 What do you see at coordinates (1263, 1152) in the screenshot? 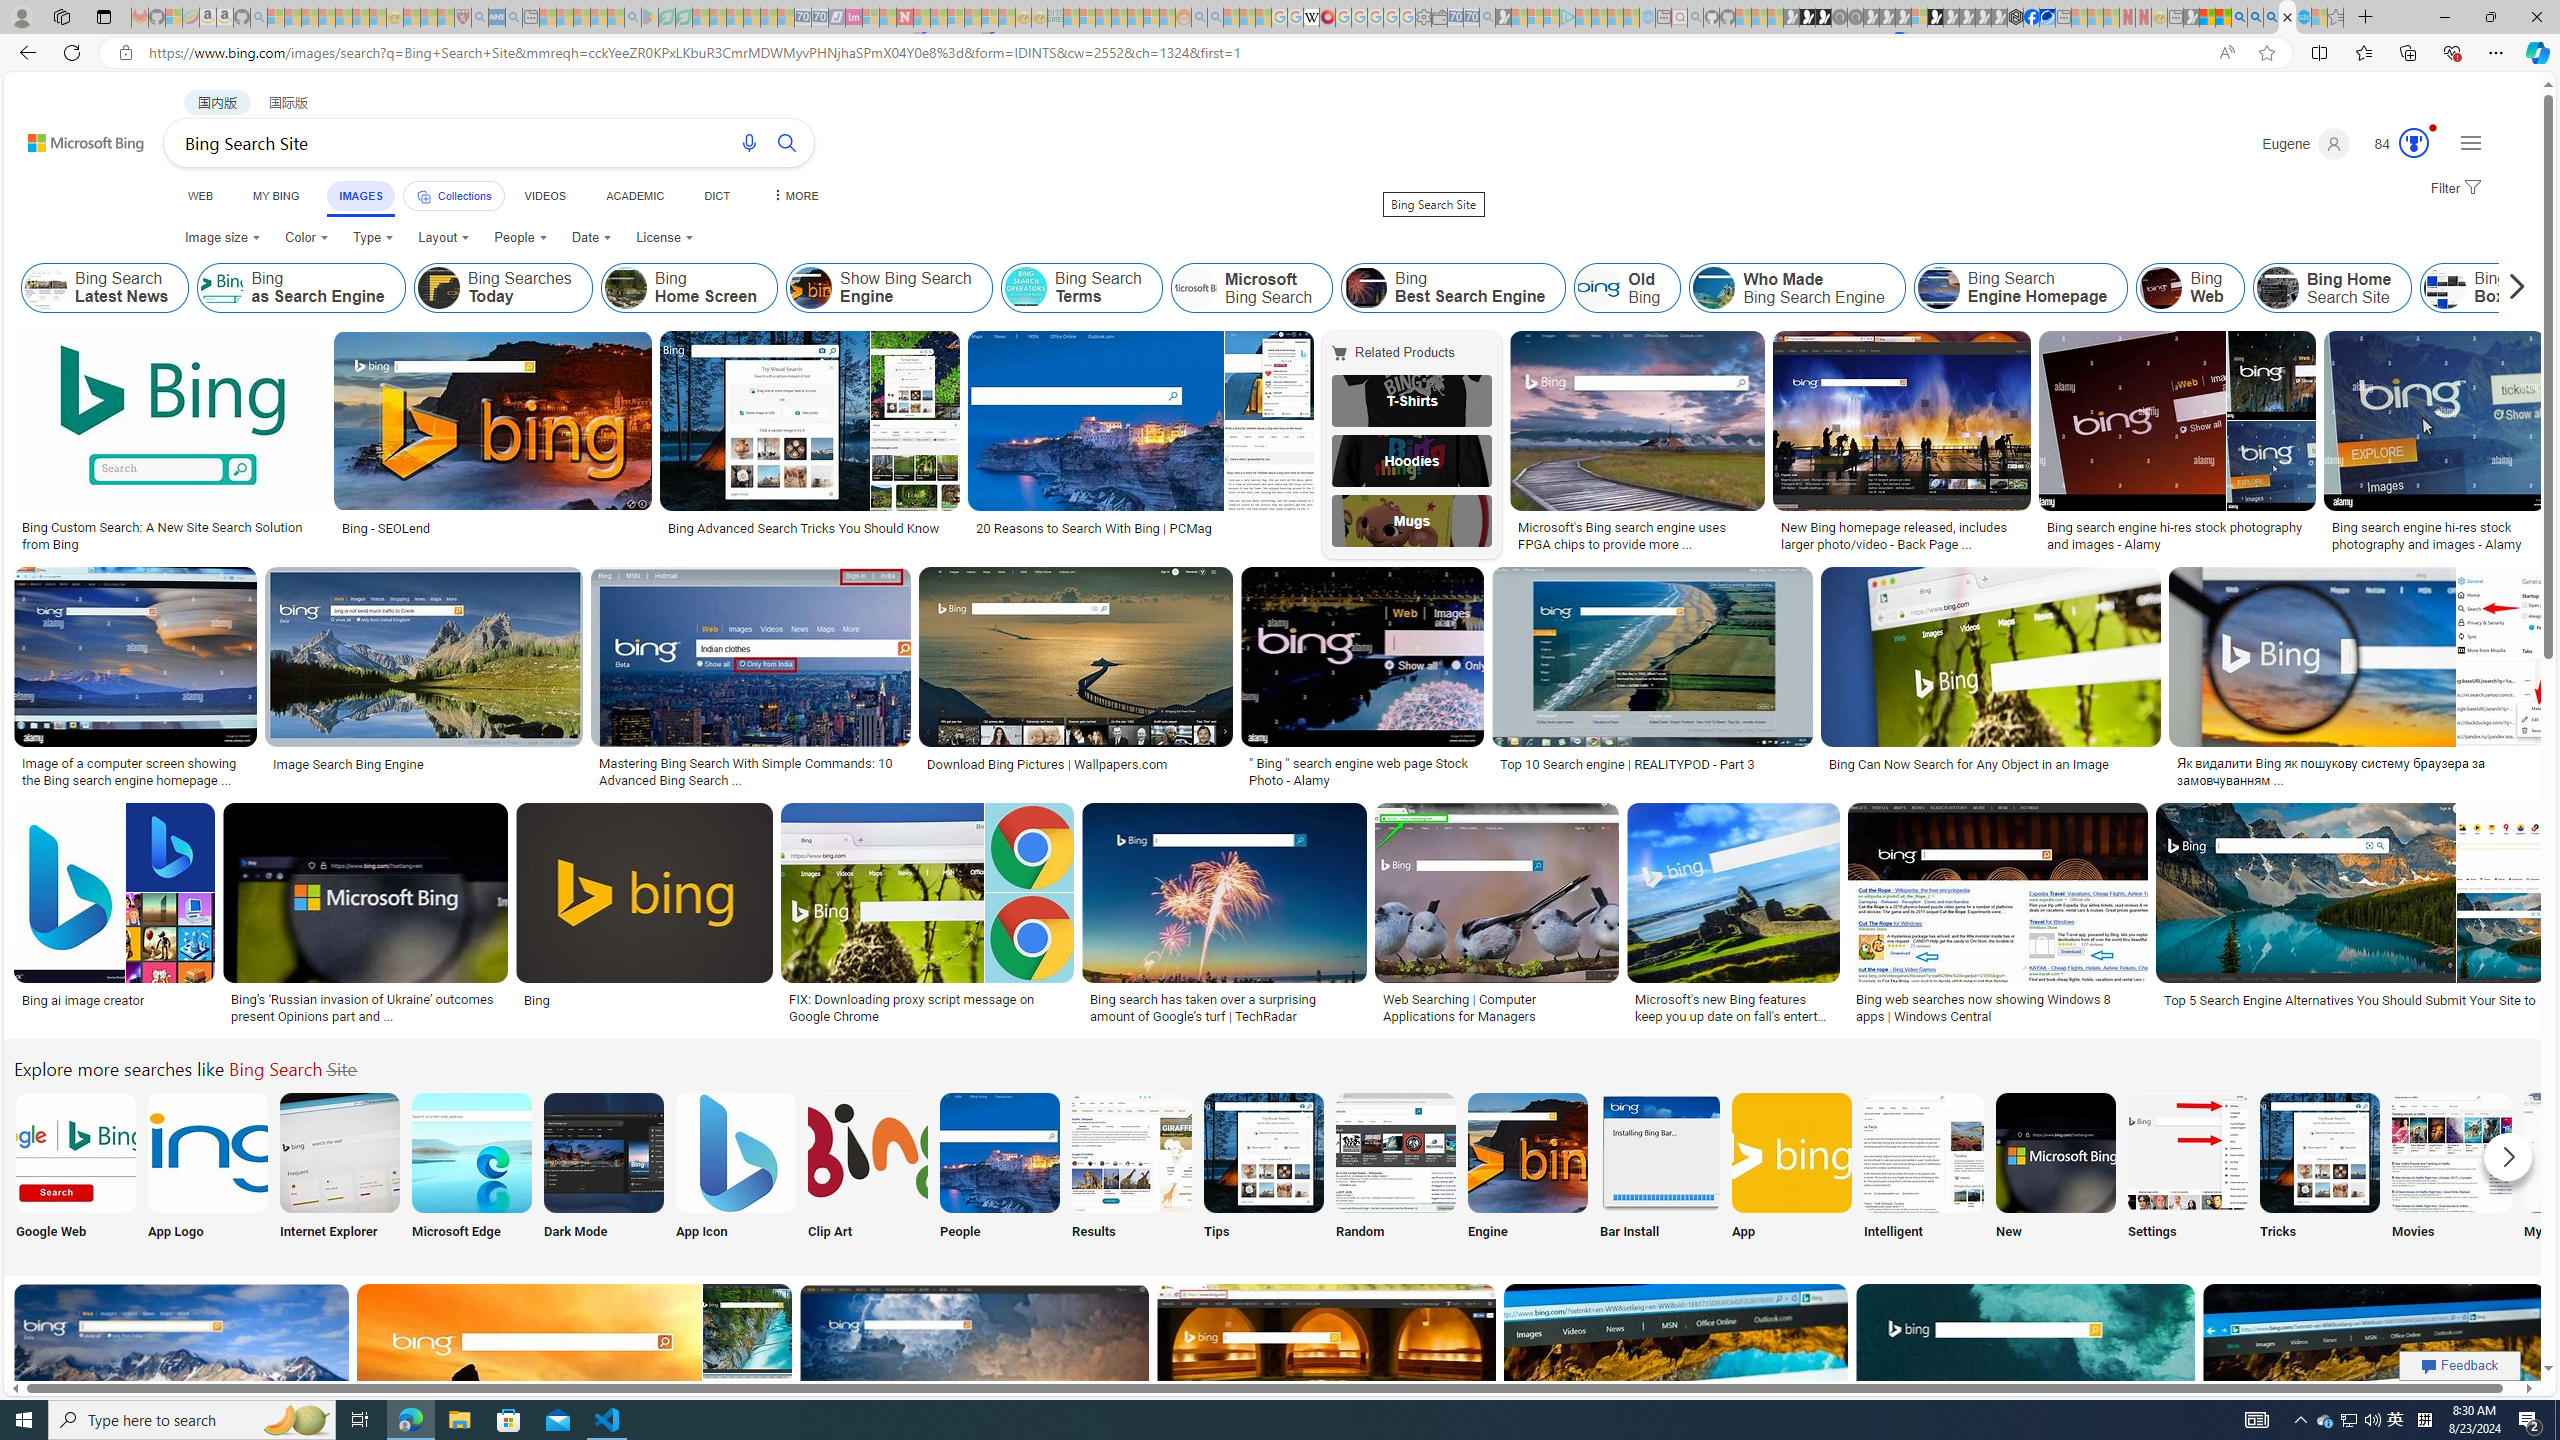
I see `'Bing Search Tips'` at bounding box center [1263, 1152].